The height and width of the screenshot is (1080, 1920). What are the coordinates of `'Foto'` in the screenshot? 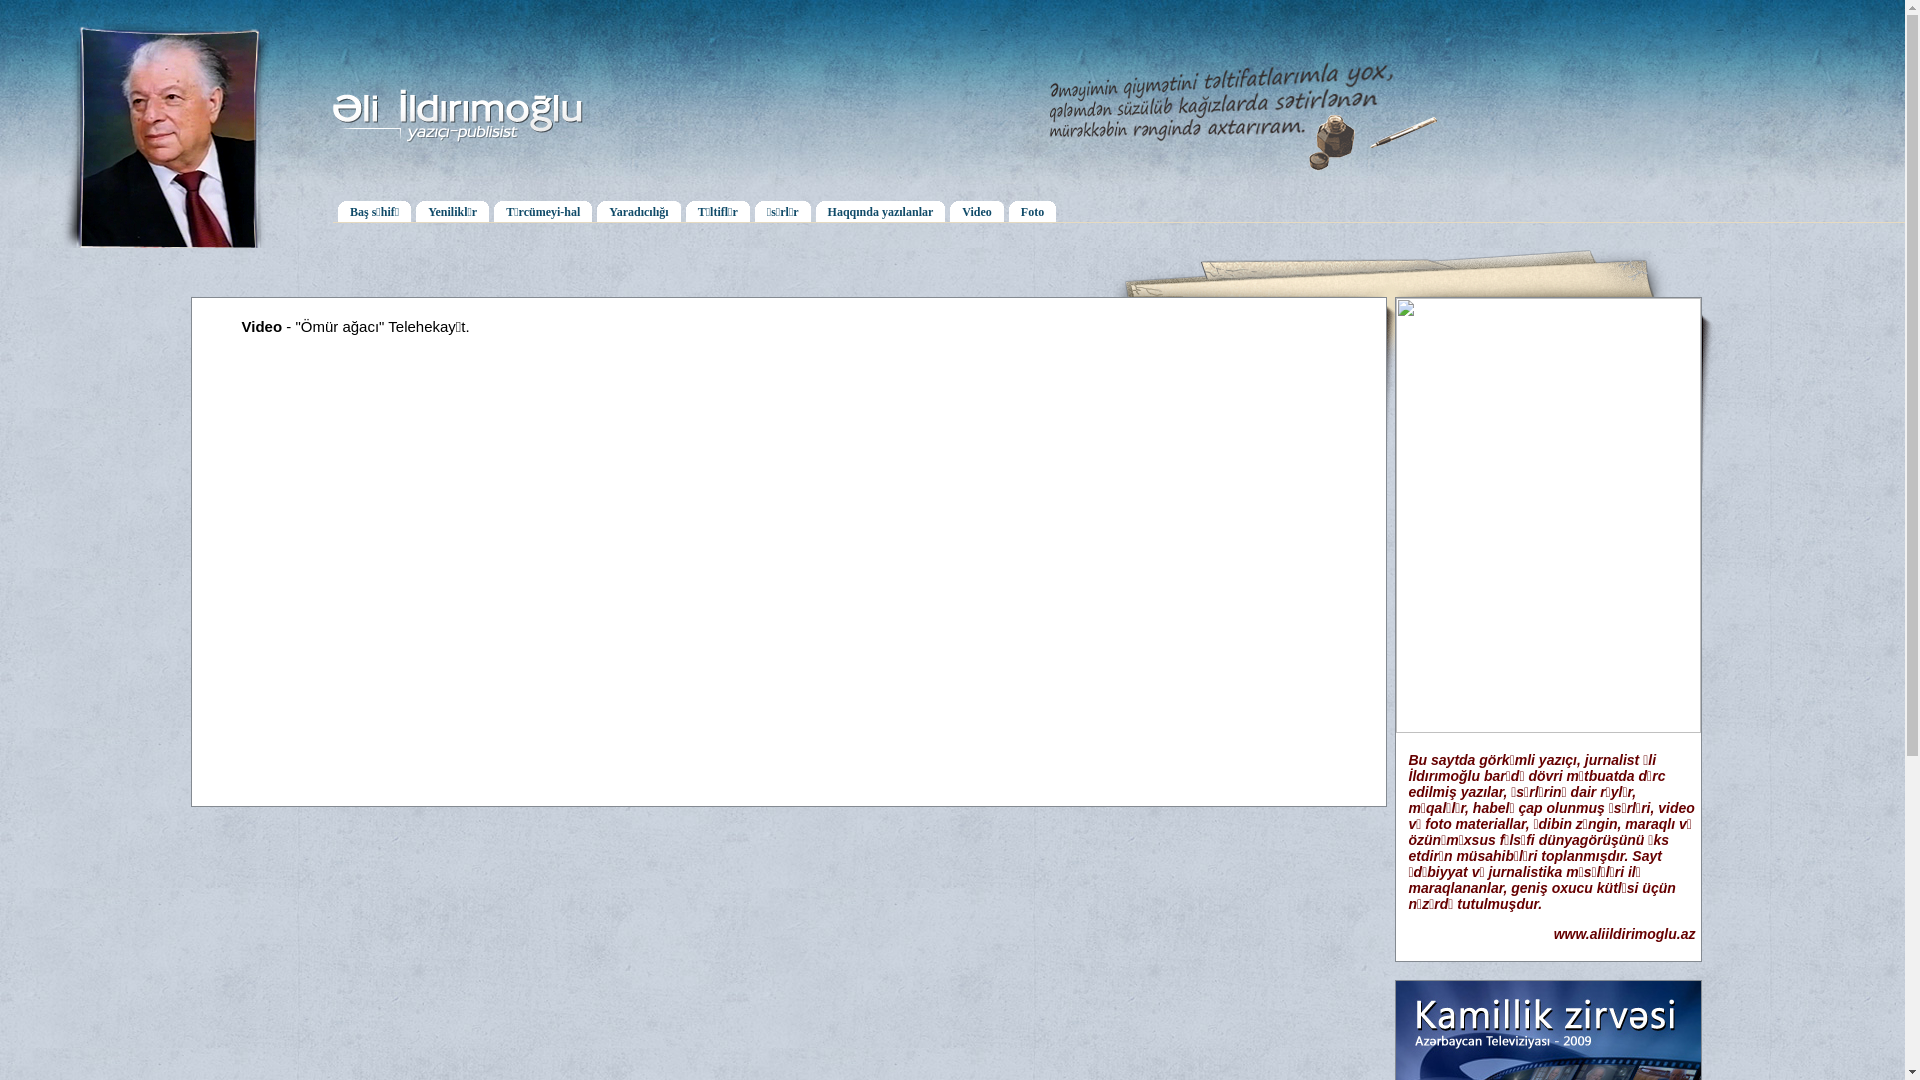 It's located at (1032, 210).